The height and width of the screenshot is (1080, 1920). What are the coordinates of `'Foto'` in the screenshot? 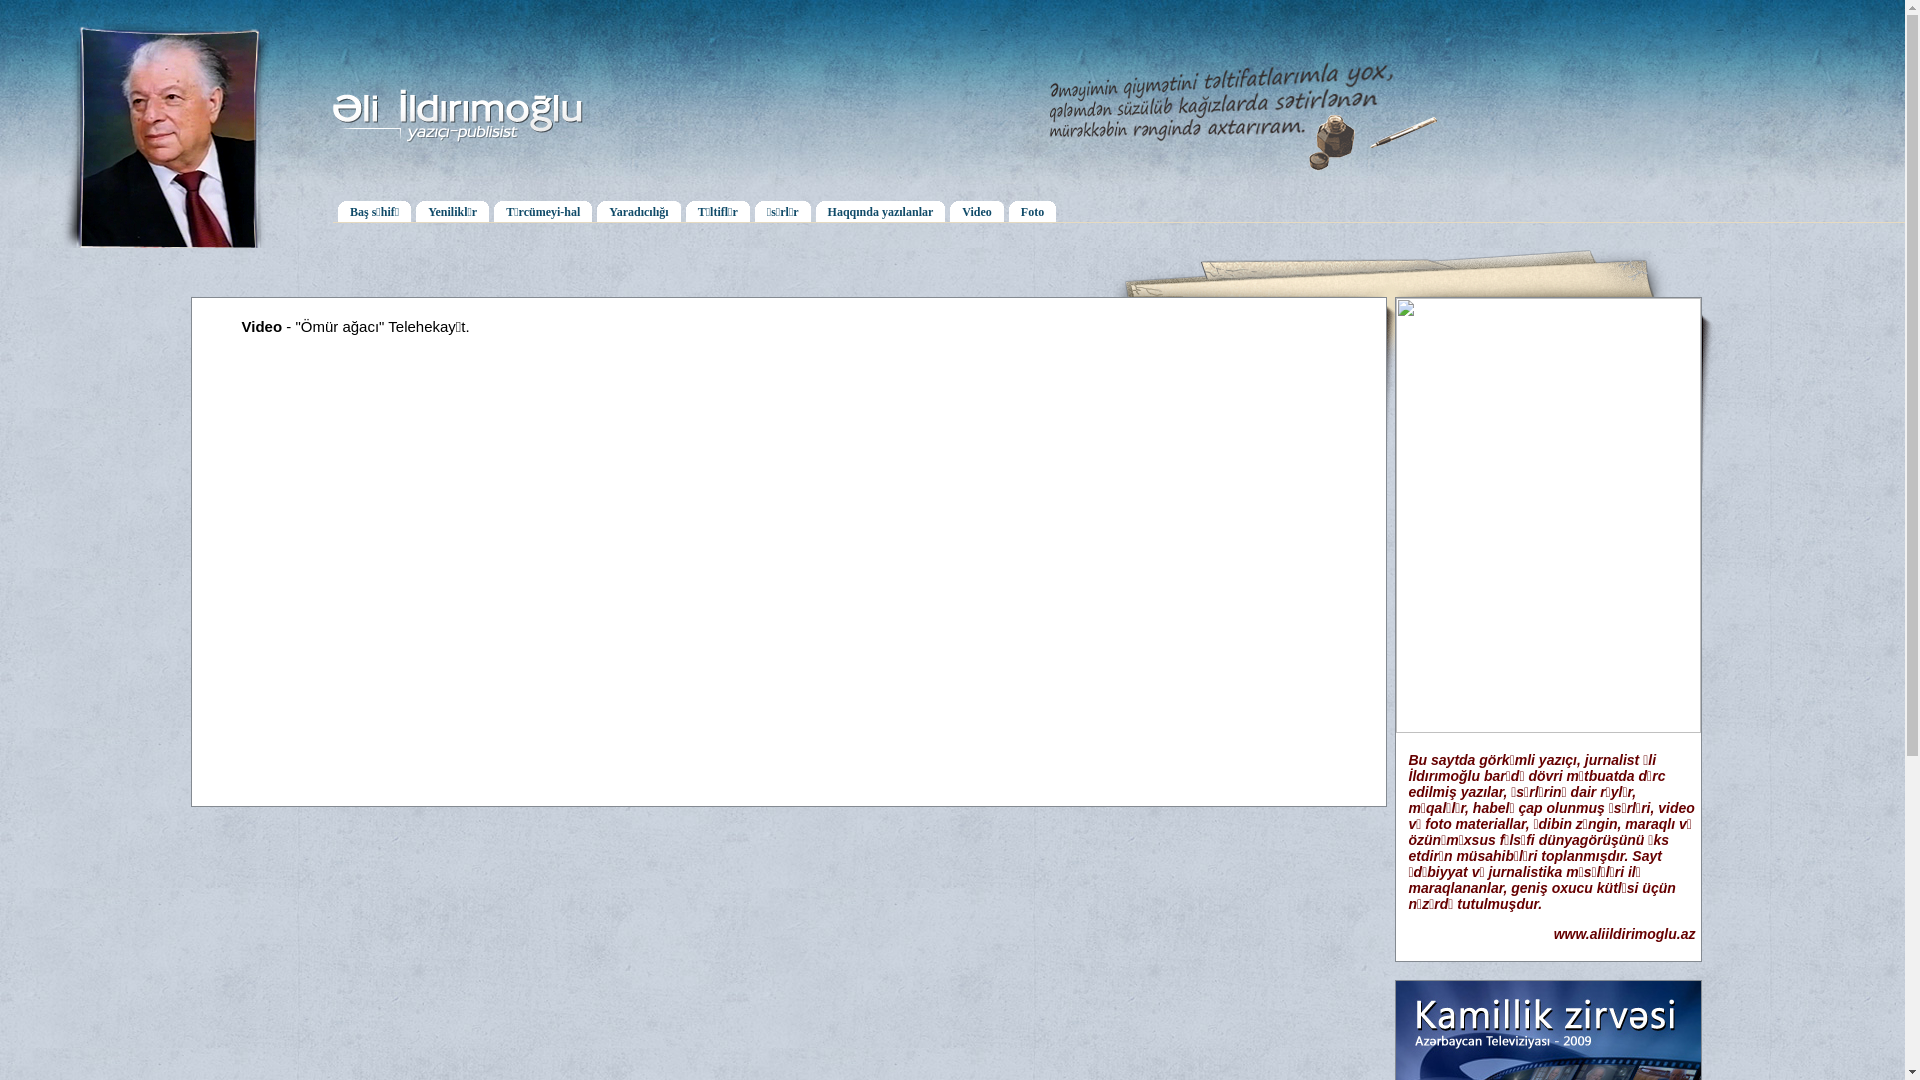 It's located at (1032, 210).